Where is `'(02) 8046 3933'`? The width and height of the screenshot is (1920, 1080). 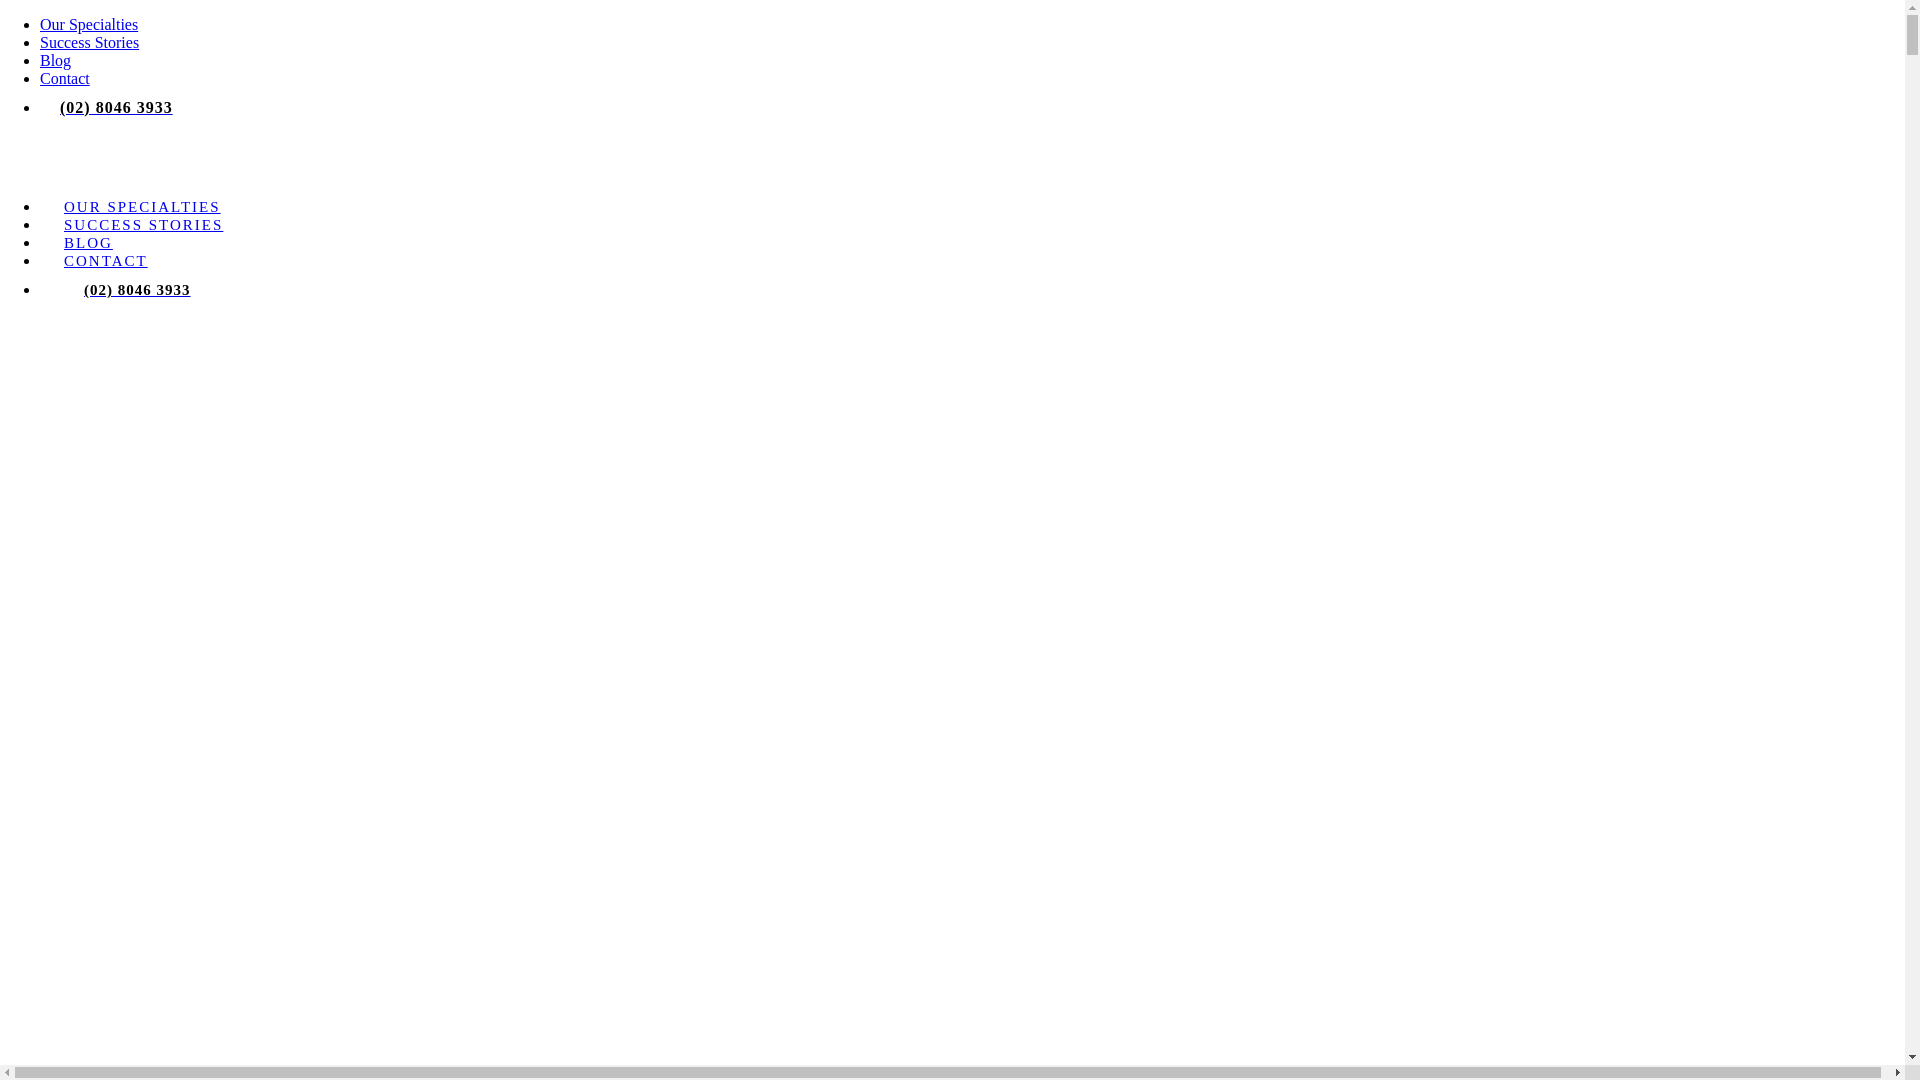 '(02) 8046 3933' is located at coordinates (115, 107).